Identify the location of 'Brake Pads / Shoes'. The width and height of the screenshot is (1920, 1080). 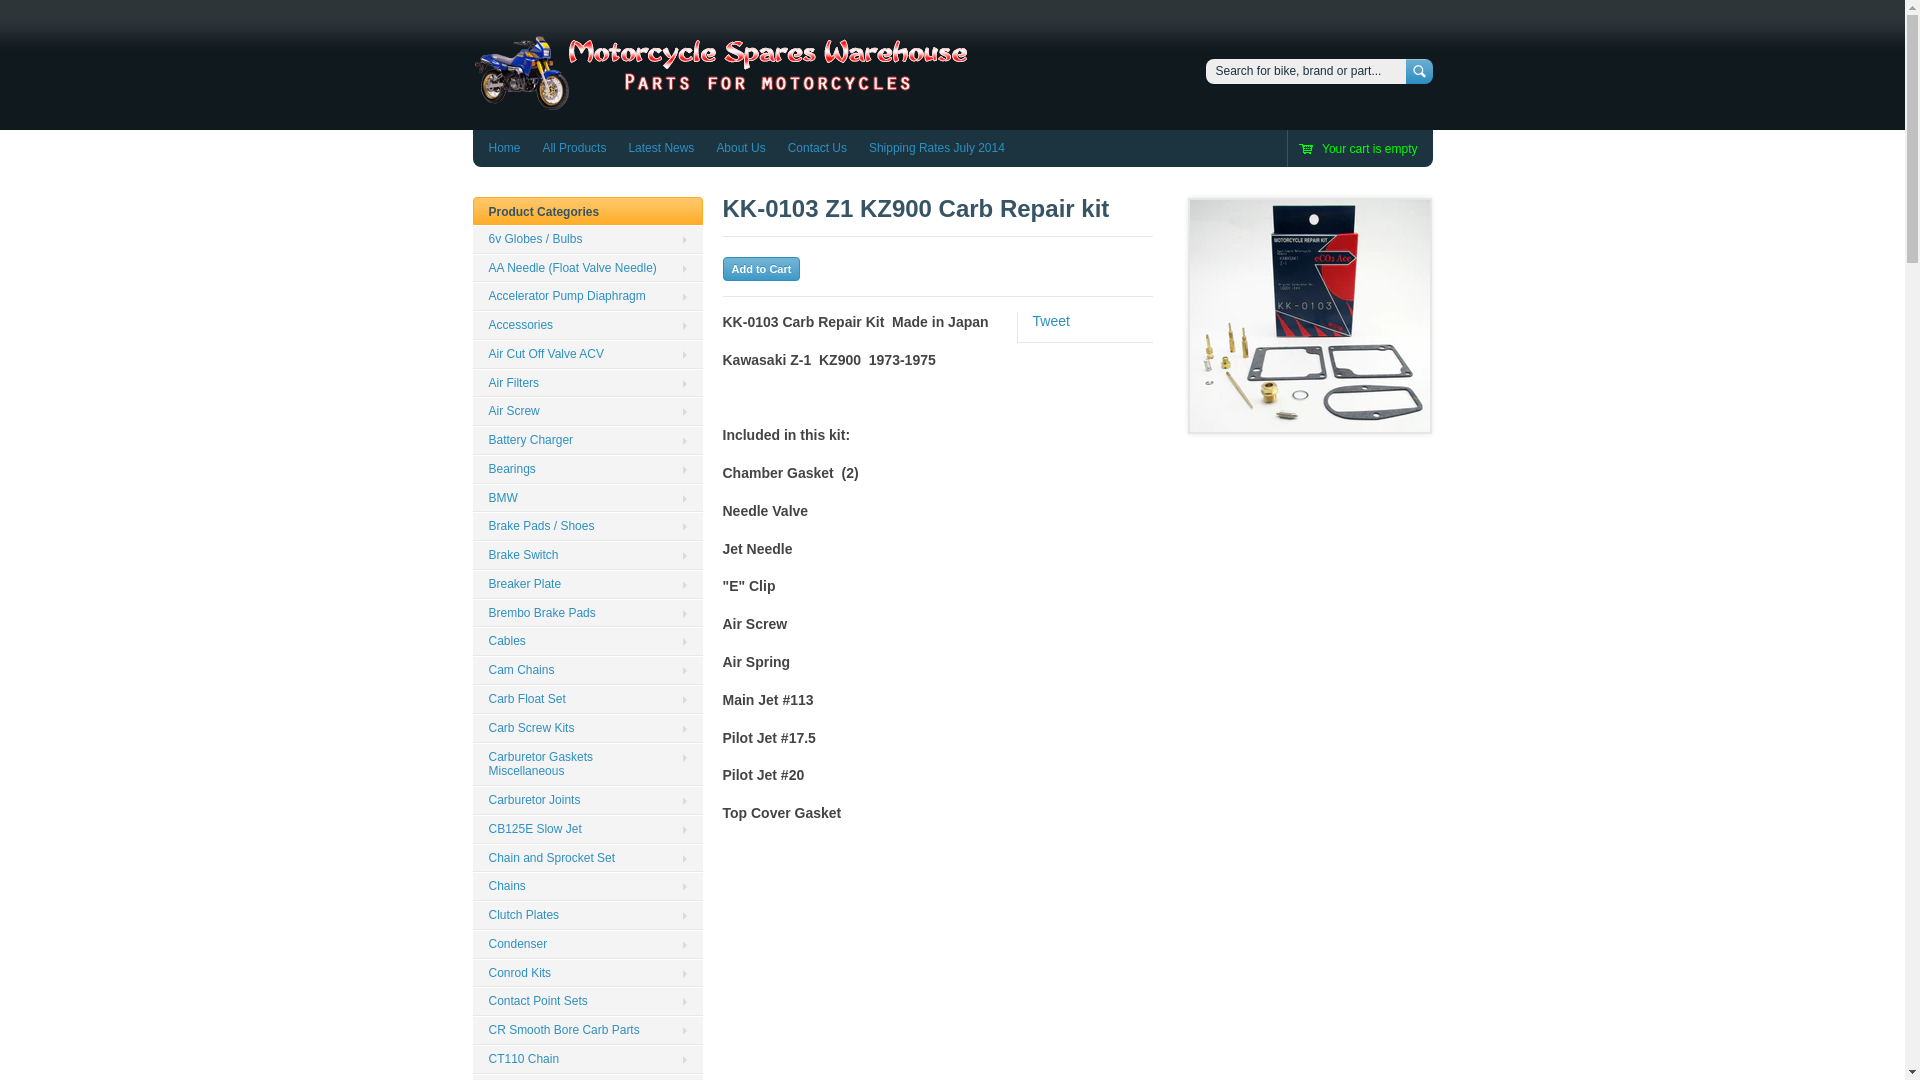
(470, 525).